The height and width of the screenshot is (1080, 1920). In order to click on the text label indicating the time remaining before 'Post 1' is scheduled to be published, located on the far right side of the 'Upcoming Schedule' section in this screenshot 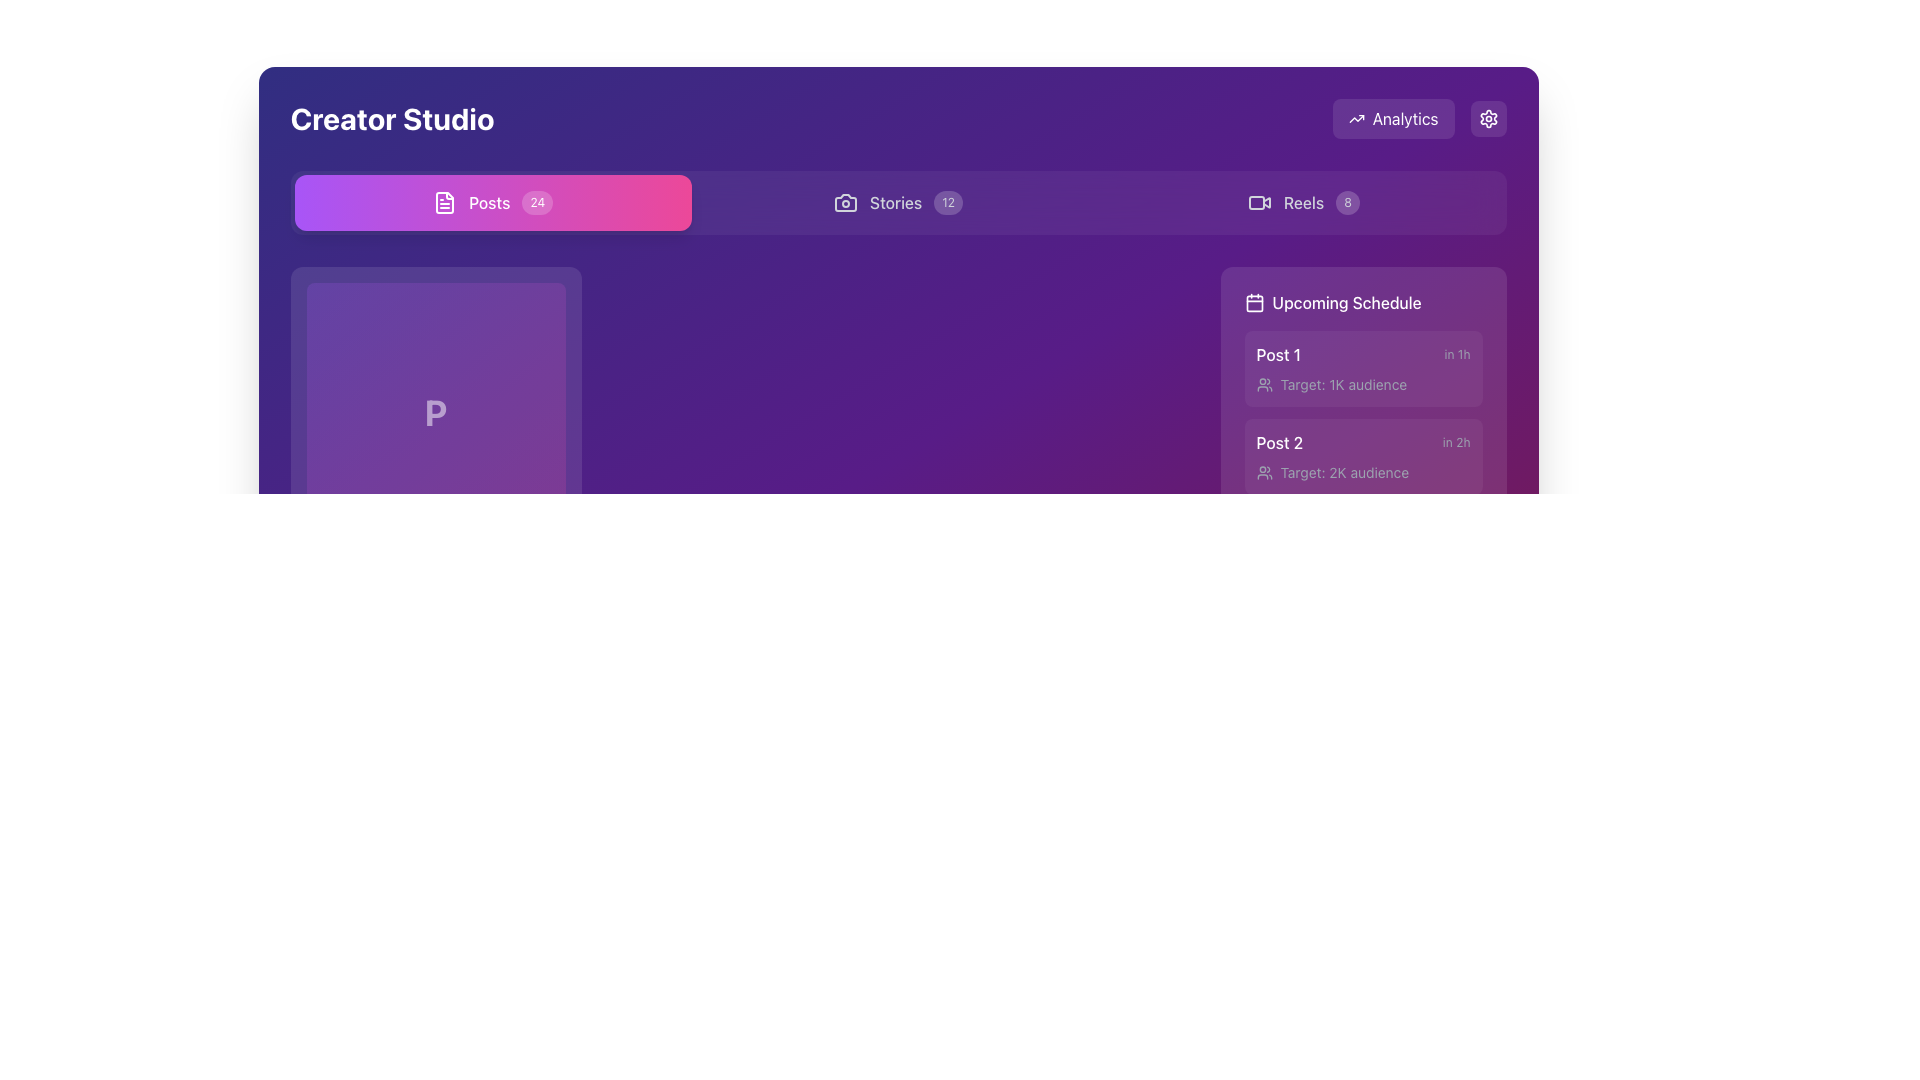, I will do `click(1457, 353)`.